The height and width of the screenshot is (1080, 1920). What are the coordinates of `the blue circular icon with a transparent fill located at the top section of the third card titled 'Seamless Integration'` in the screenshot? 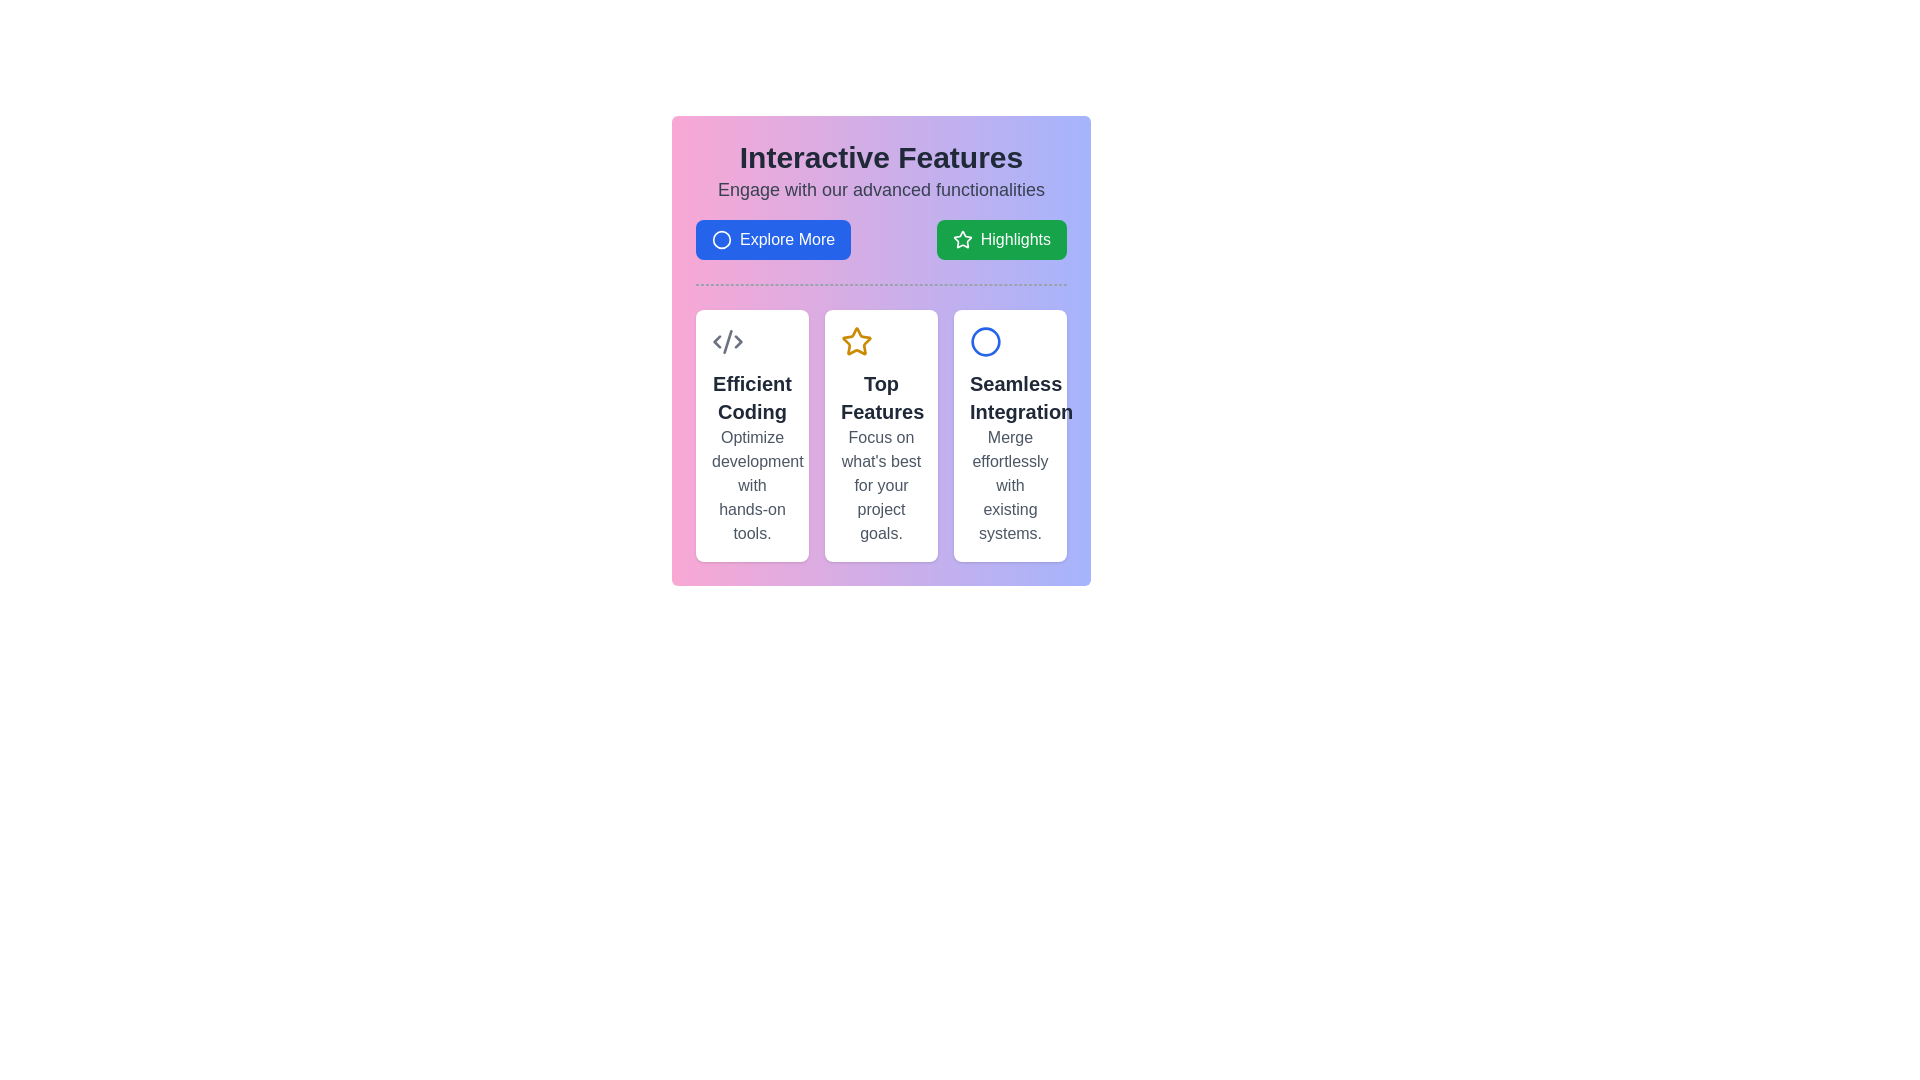 It's located at (985, 341).